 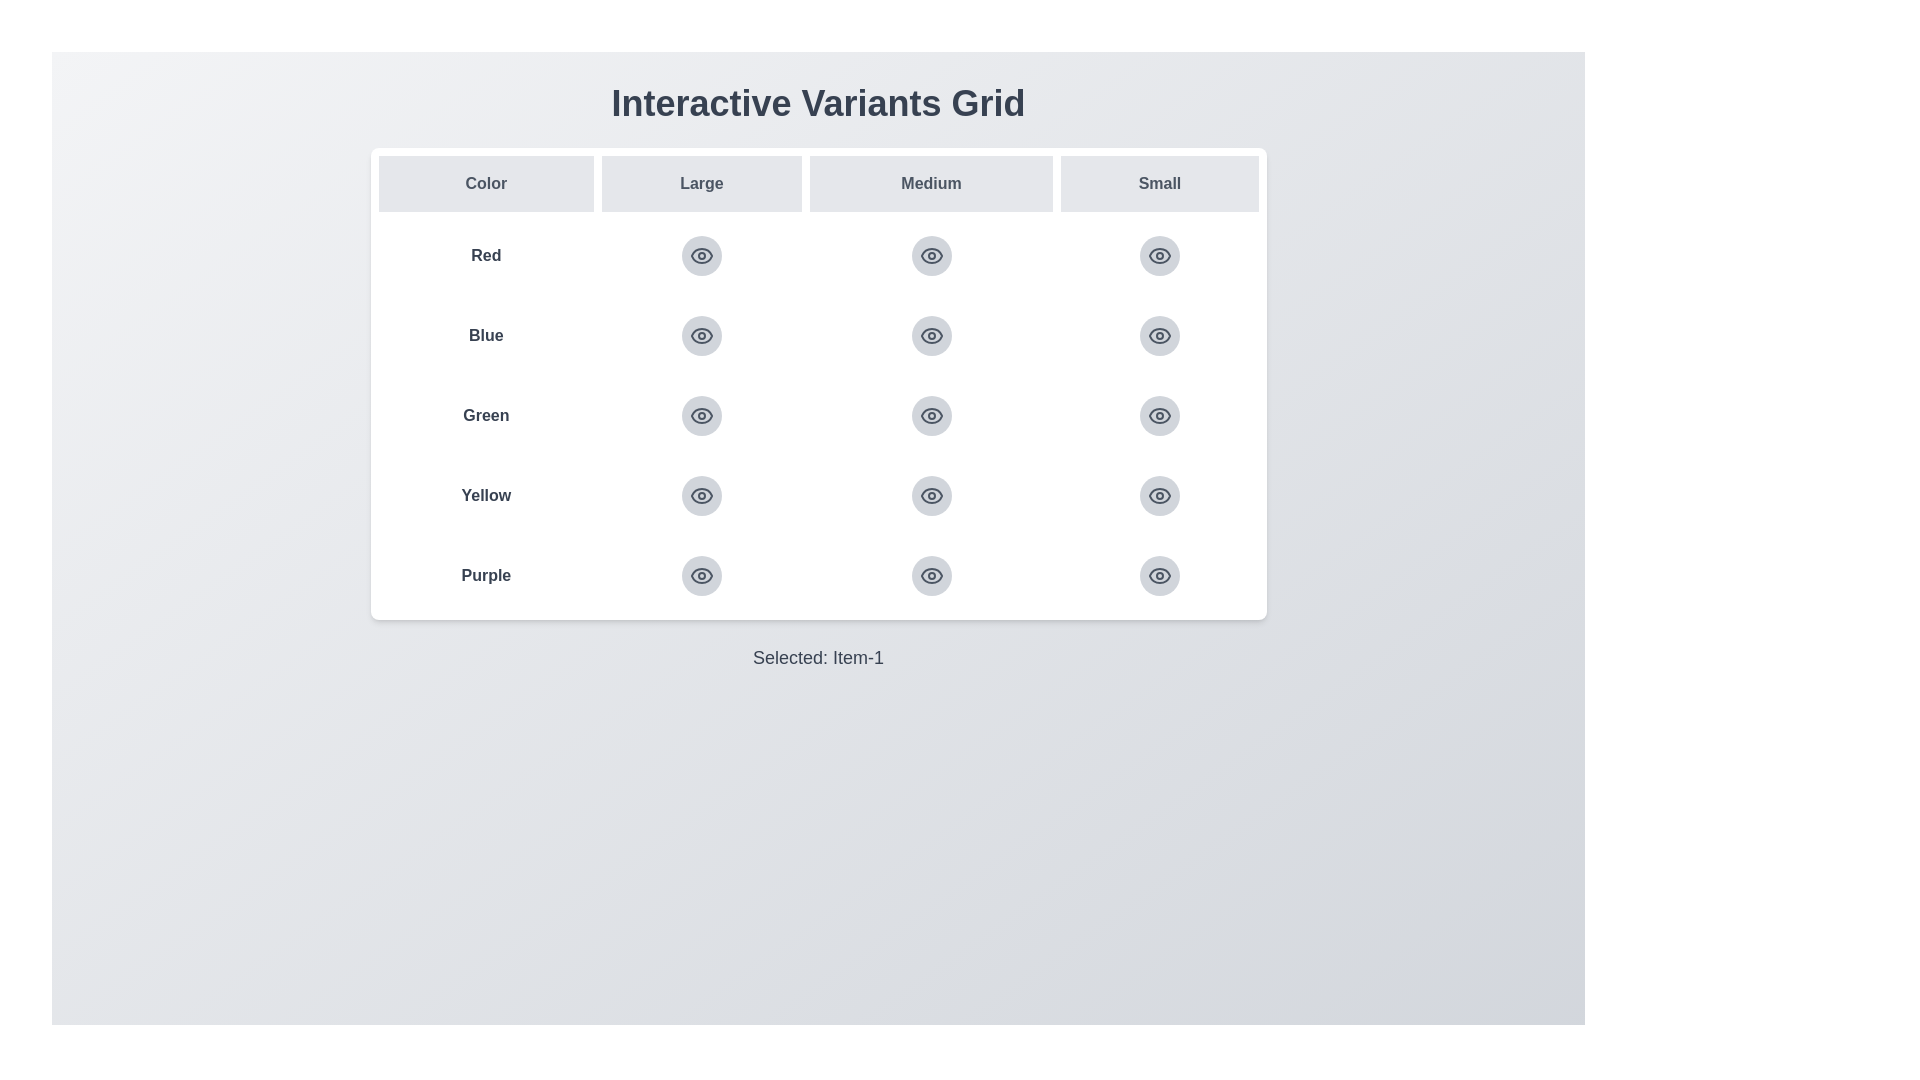 I want to click on the circular button representing the 'view' action for the 'Green' row in the 'Small' column, so click(x=1160, y=415).